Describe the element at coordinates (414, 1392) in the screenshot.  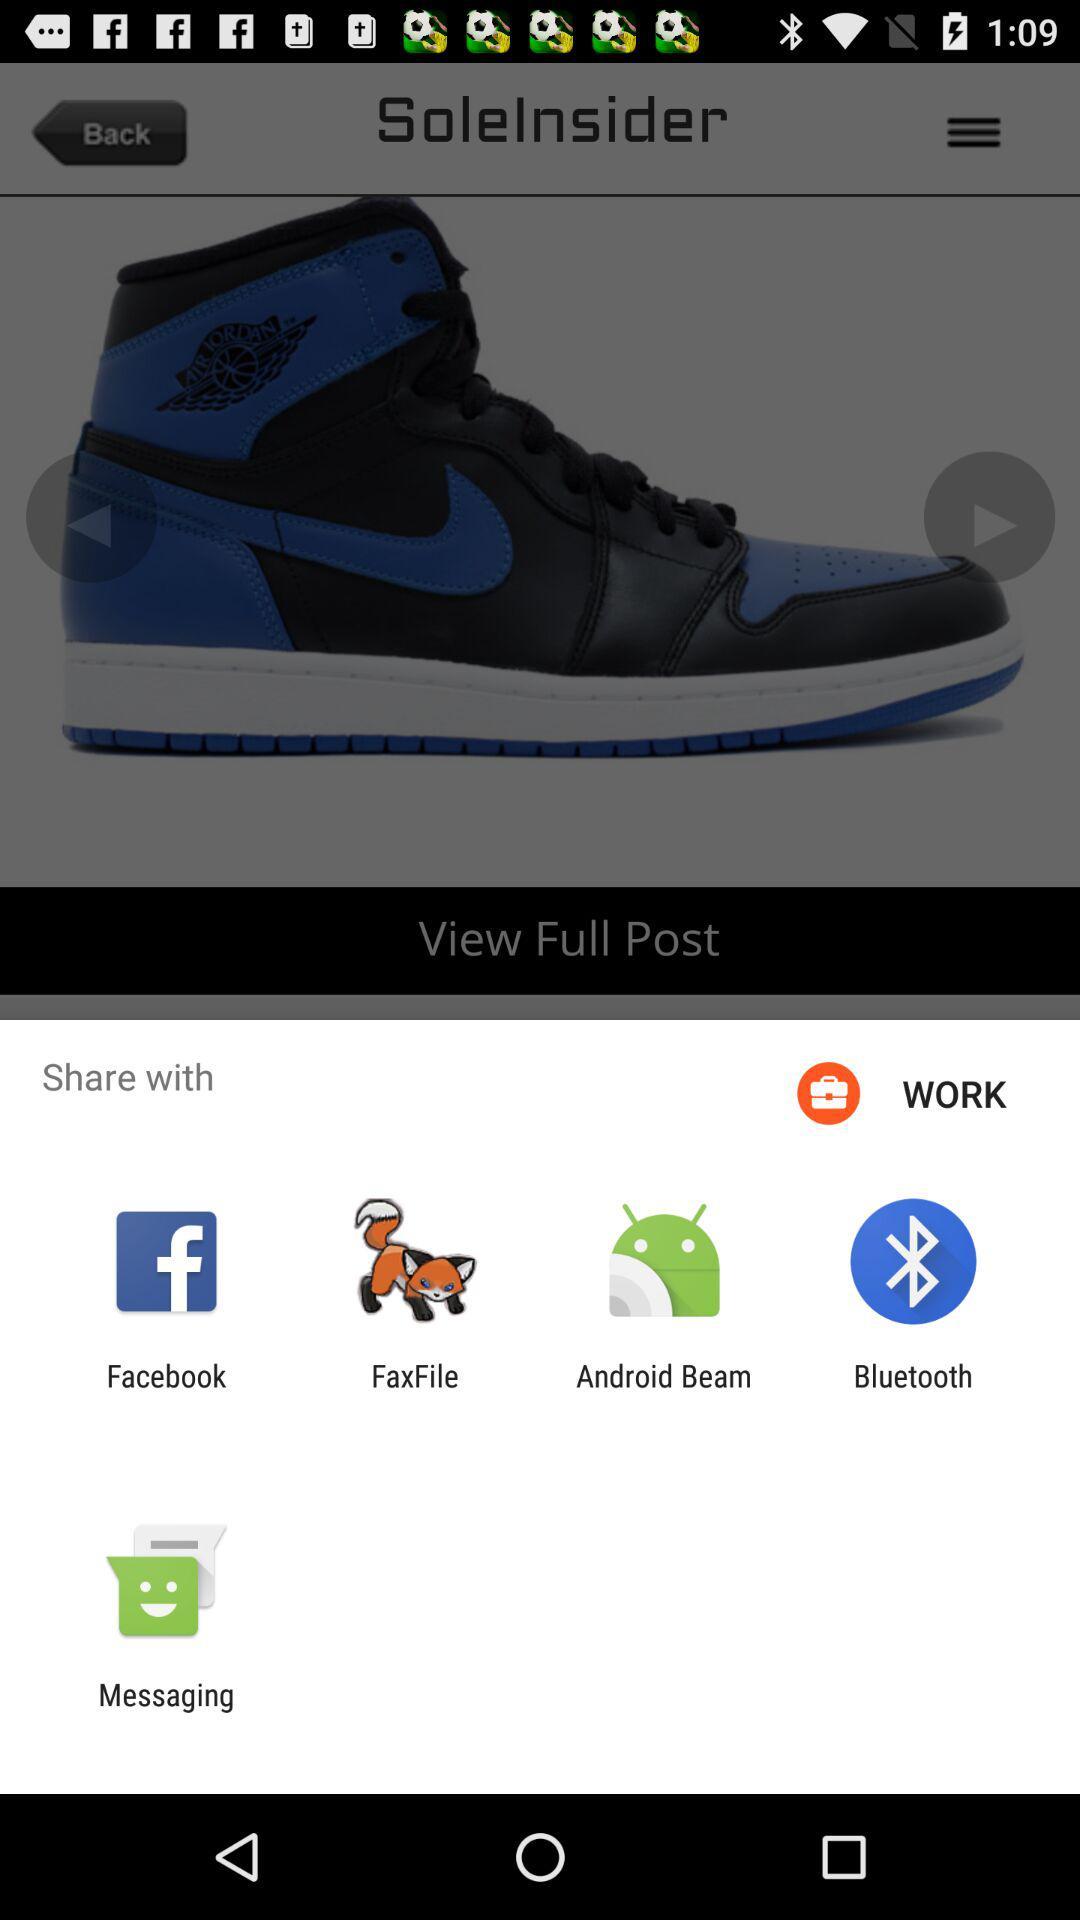
I see `item next to android beam item` at that location.